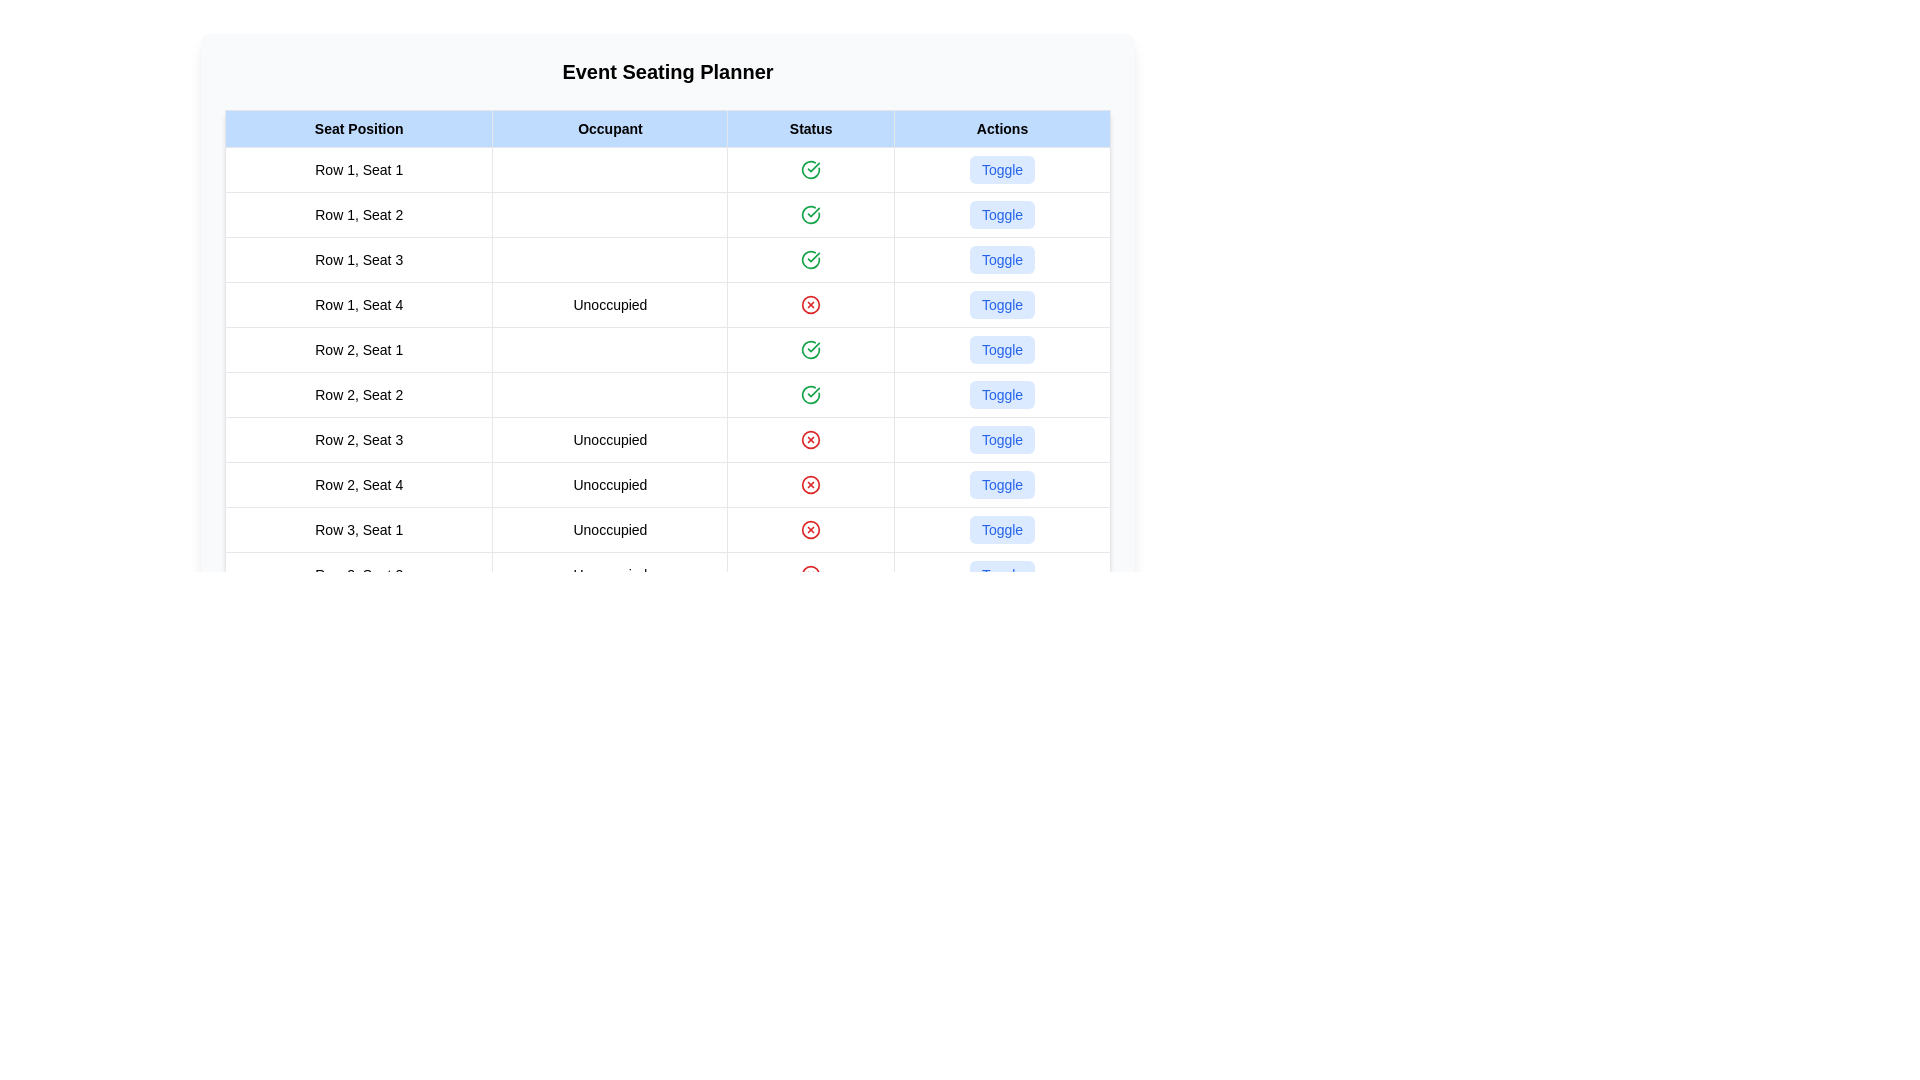 This screenshot has height=1080, width=1920. Describe the element at coordinates (359, 528) in the screenshot. I see `the Text cell in the third row under the 'Seat Position' column header, which is positioned above the cell displaying 'Row 3, Seat 2'` at that location.